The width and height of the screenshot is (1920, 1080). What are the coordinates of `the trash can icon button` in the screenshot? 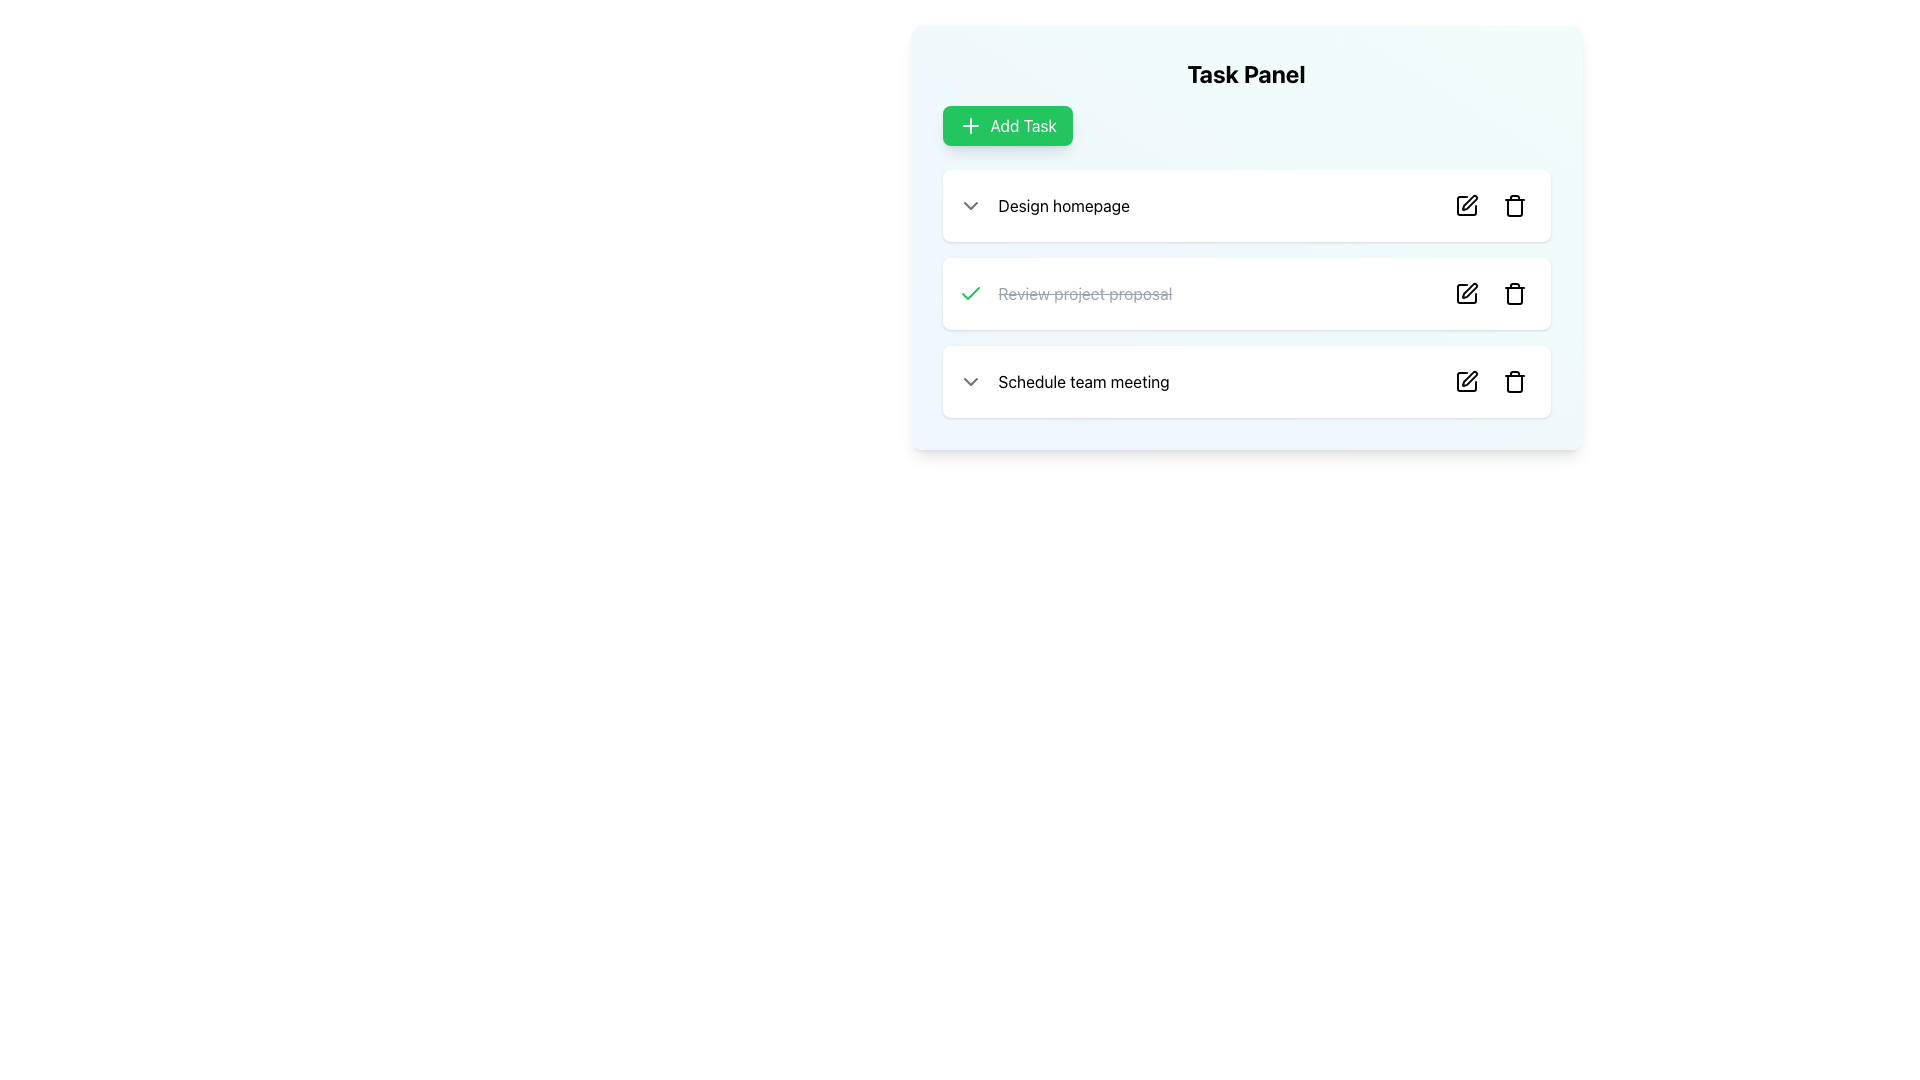 It's located at (1514, 205).